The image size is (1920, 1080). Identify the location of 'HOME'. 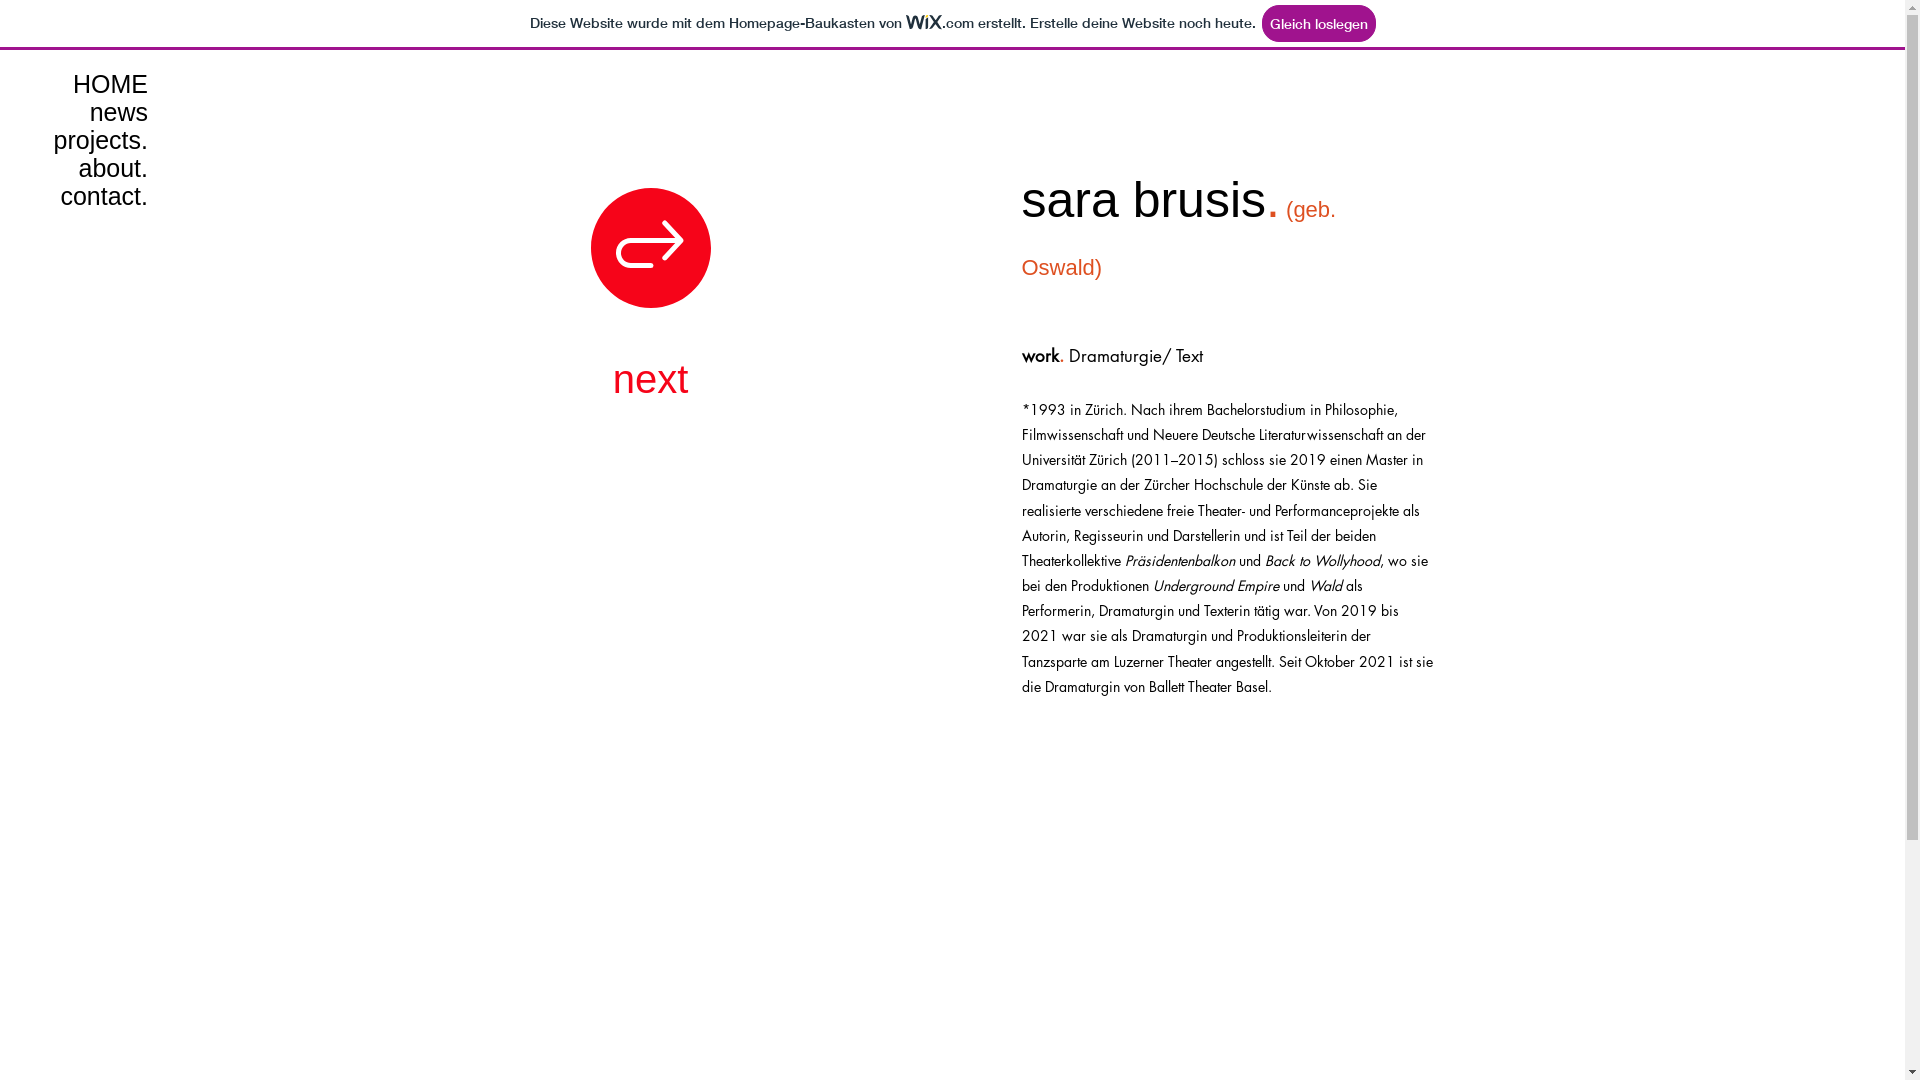
(83, 83).